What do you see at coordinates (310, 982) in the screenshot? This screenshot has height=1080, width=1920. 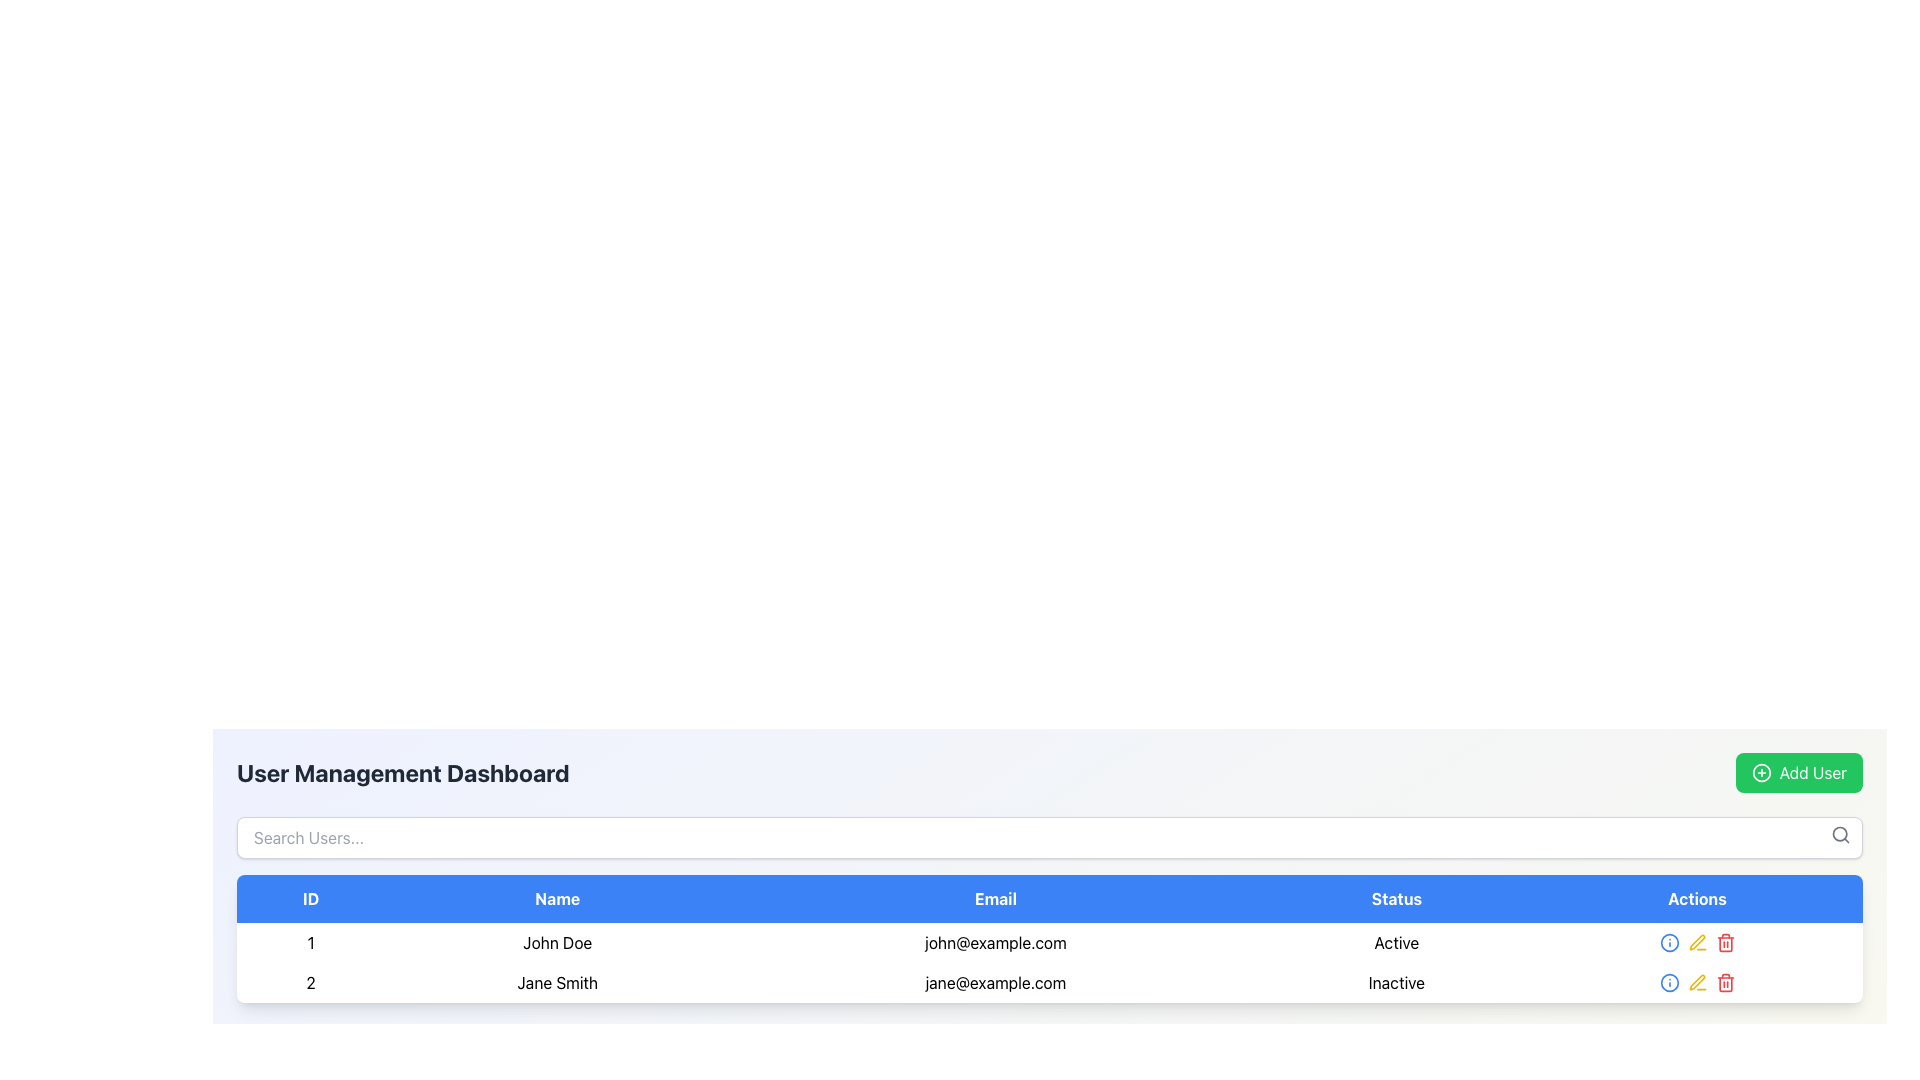 I see `the bold number '2' in the second row of the table under the 'ID' column` at bounding box center [310, 982].